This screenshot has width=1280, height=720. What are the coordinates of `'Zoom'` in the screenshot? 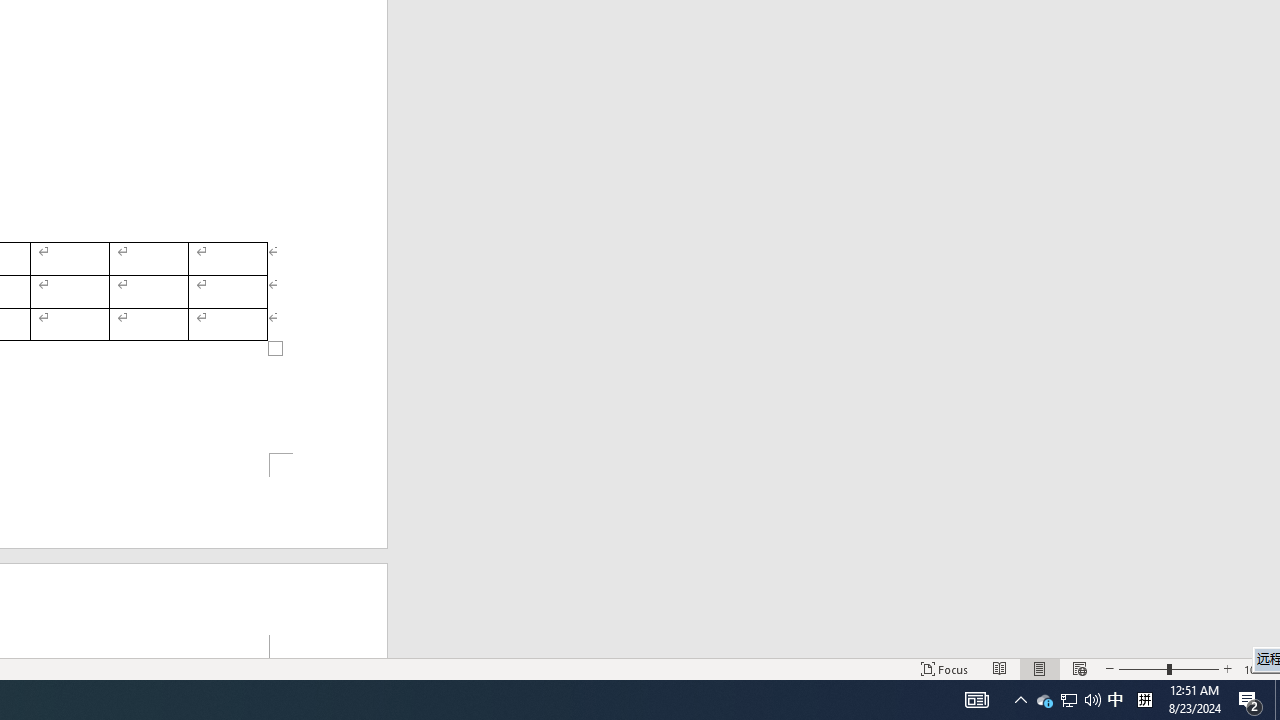 It's located at (1168, 669).